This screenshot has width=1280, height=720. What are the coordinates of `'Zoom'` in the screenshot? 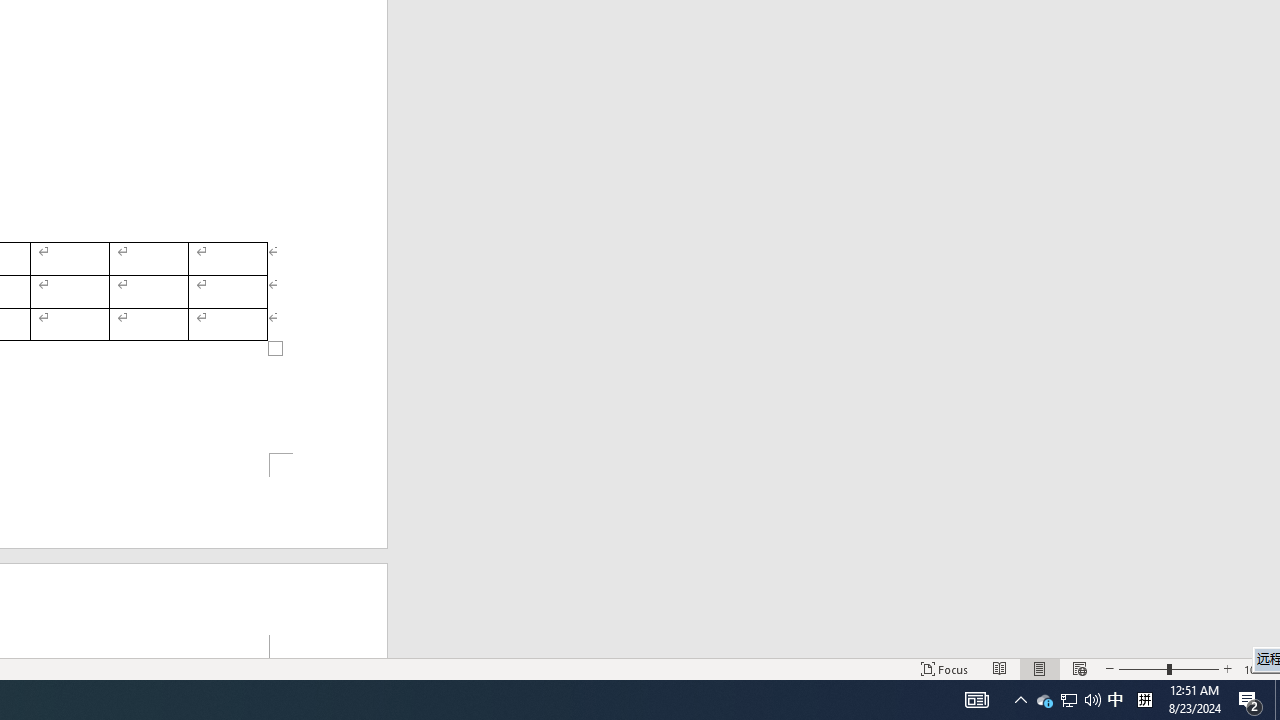 It's located at (1168, 669).